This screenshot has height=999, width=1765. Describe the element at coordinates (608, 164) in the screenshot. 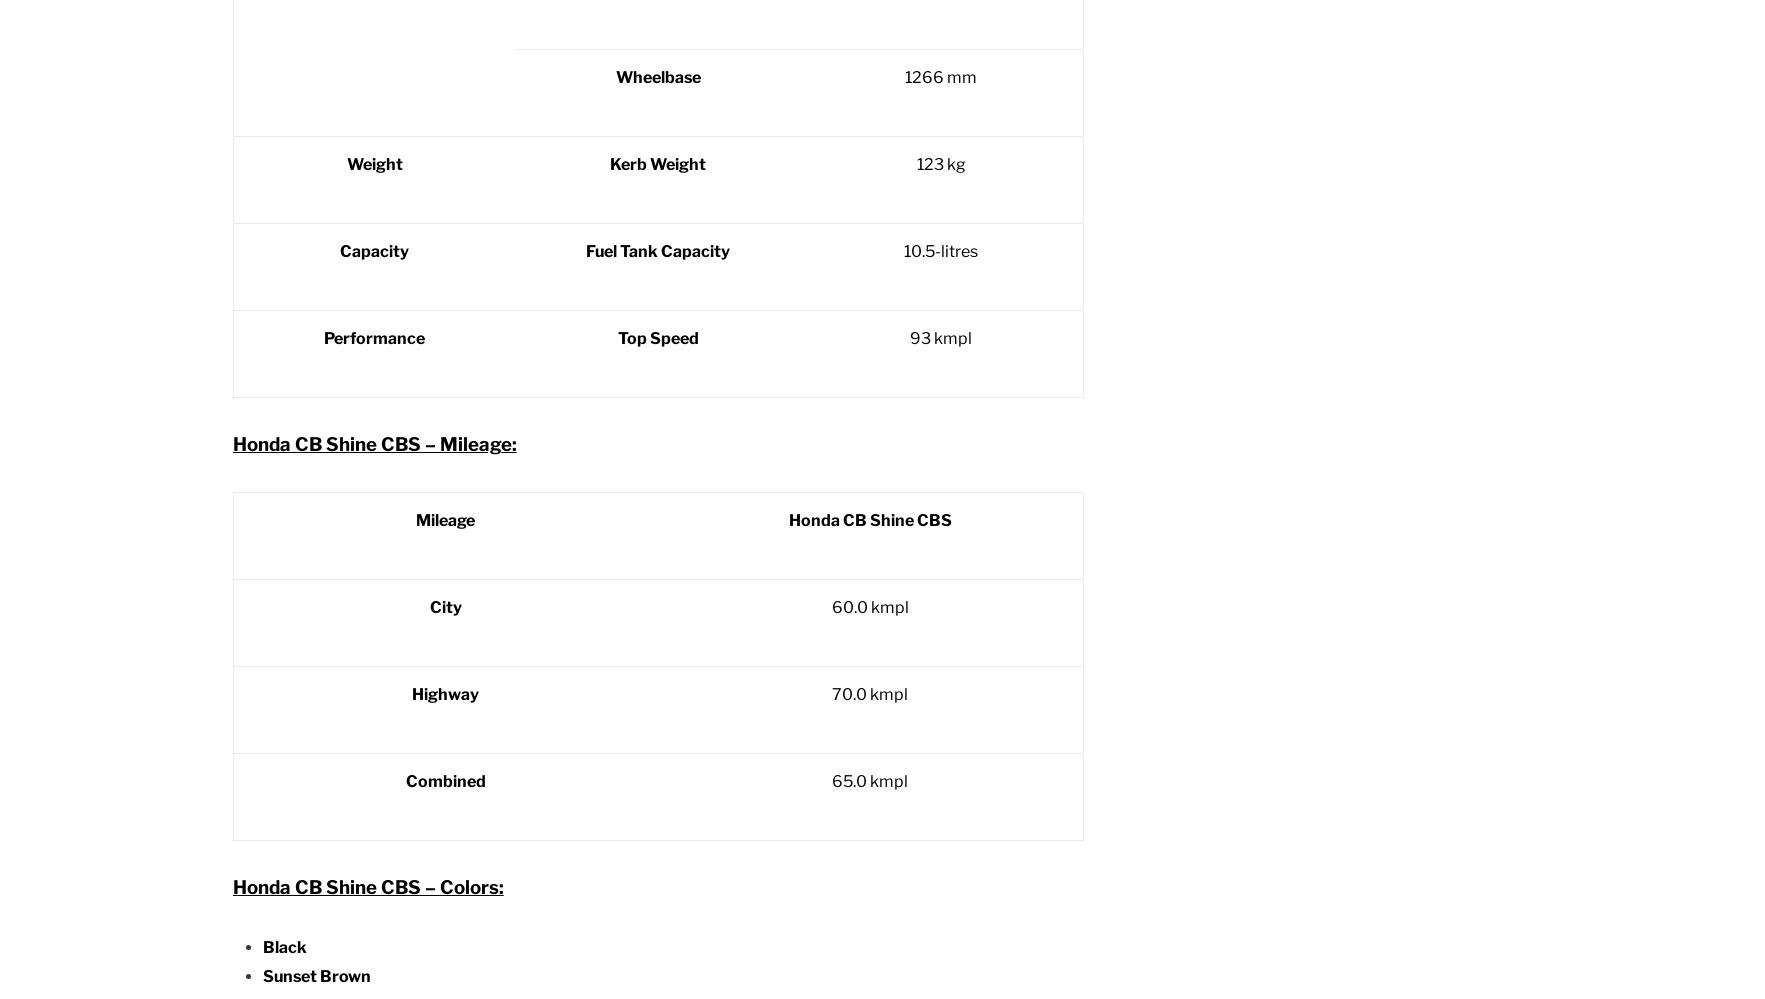

I see `'Kerb Weight'` at that location.